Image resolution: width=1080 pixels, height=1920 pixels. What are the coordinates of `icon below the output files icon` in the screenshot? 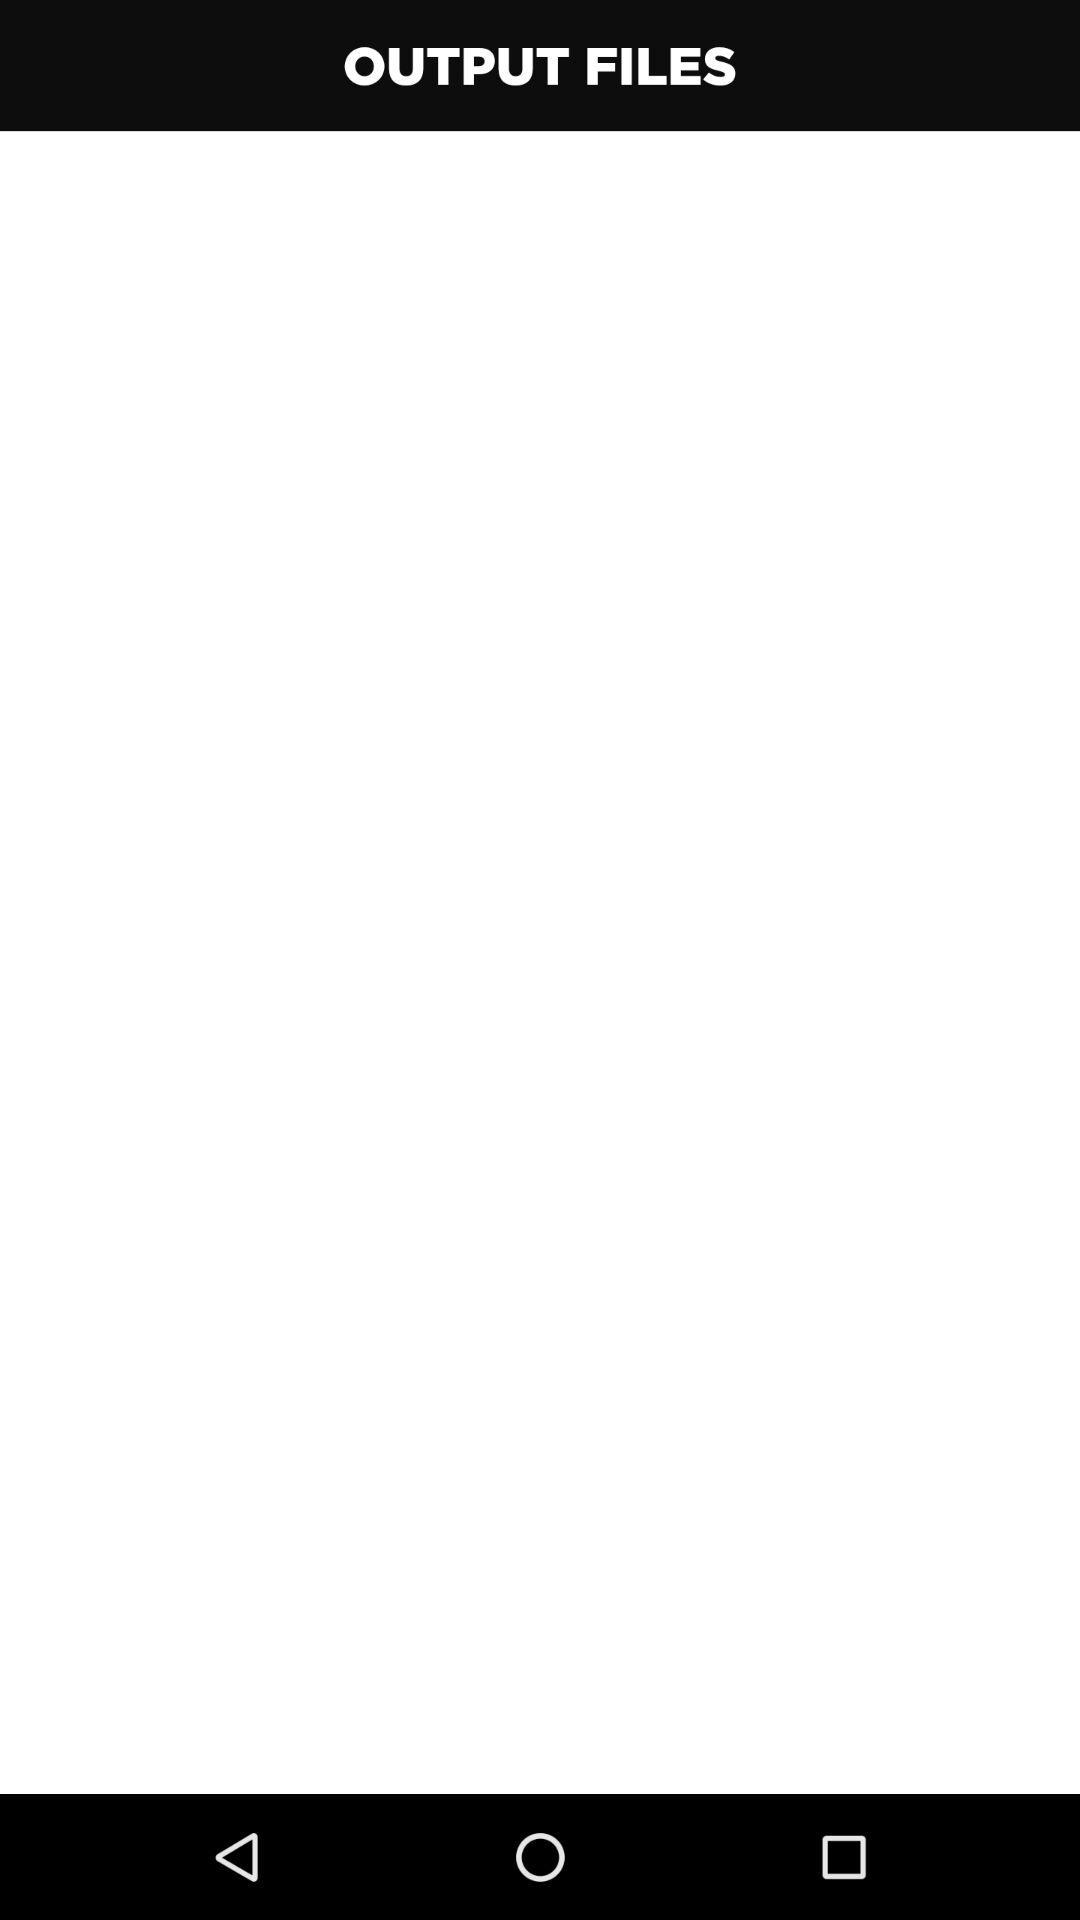 It's located at (540, 962).